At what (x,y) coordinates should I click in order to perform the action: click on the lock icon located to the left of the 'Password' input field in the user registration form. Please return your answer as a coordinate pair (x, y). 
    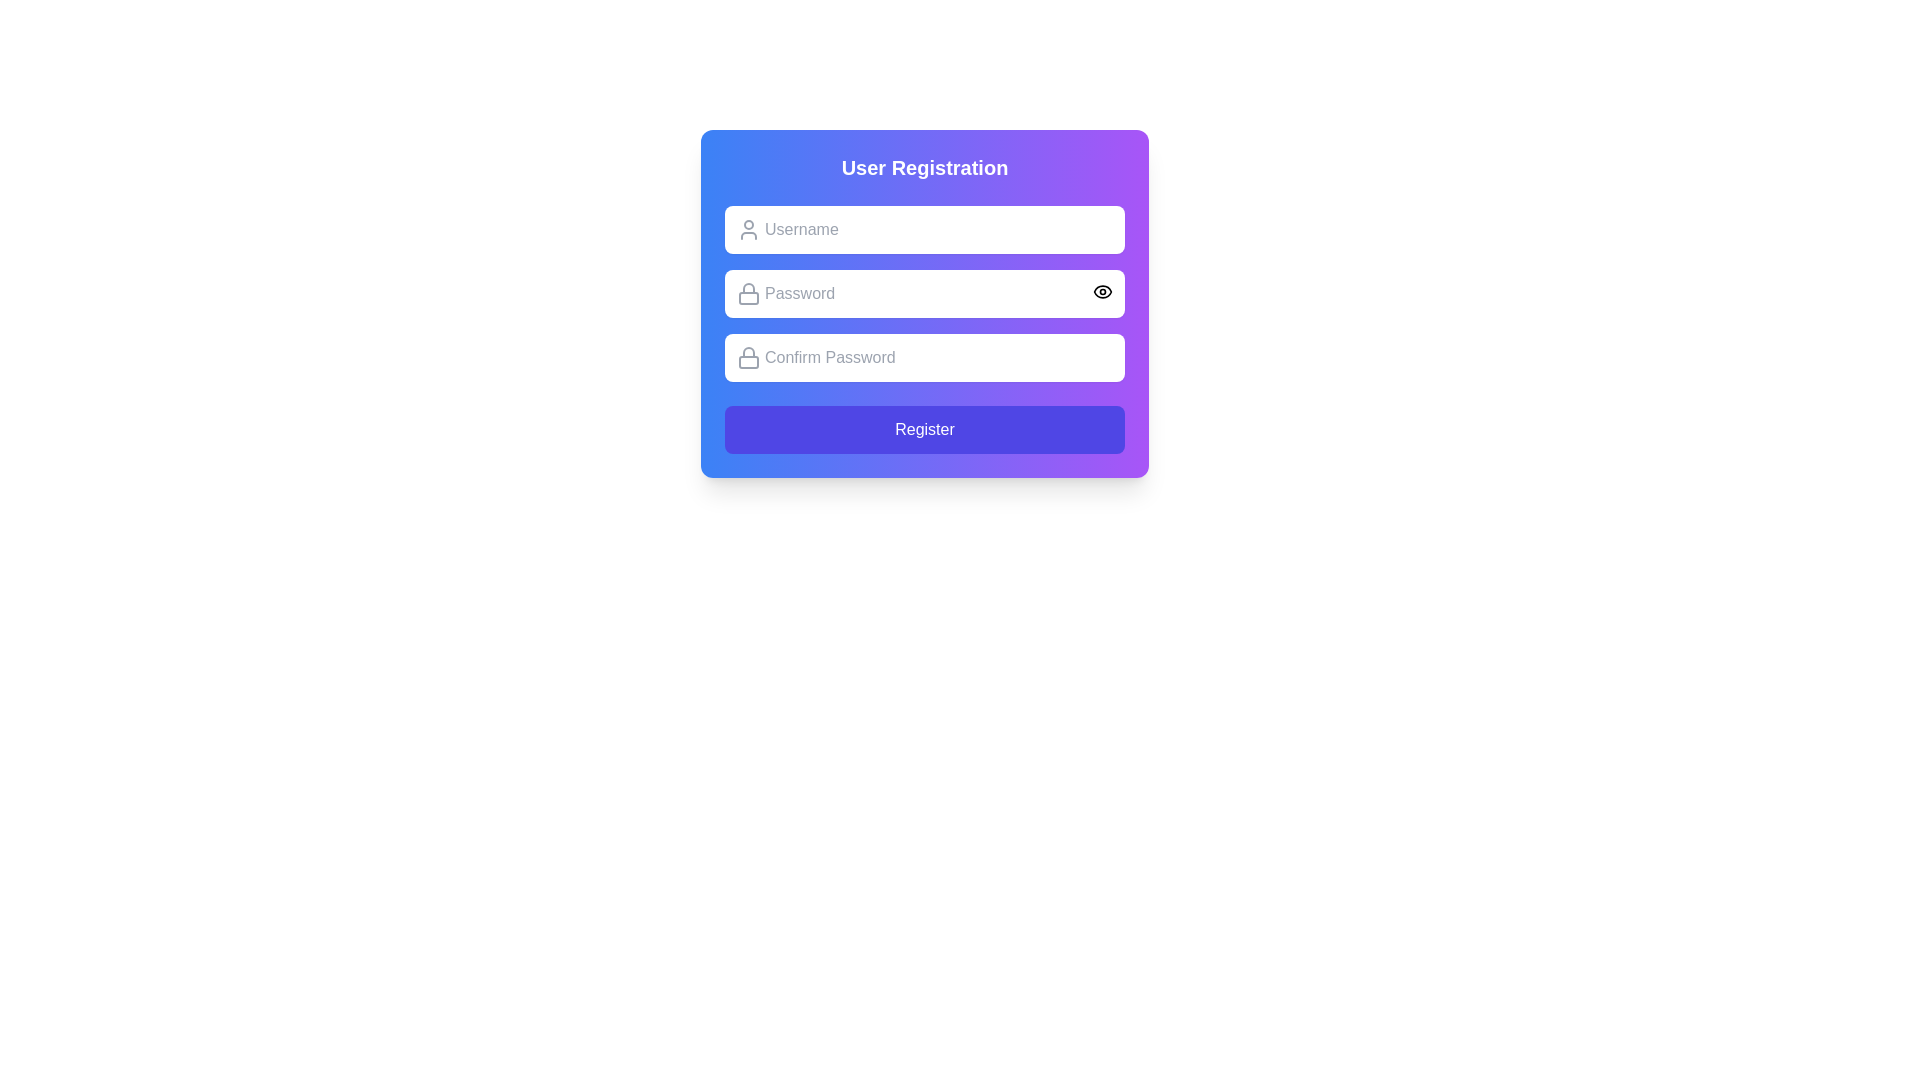
    Looking at the image, I should click on (747, 293).